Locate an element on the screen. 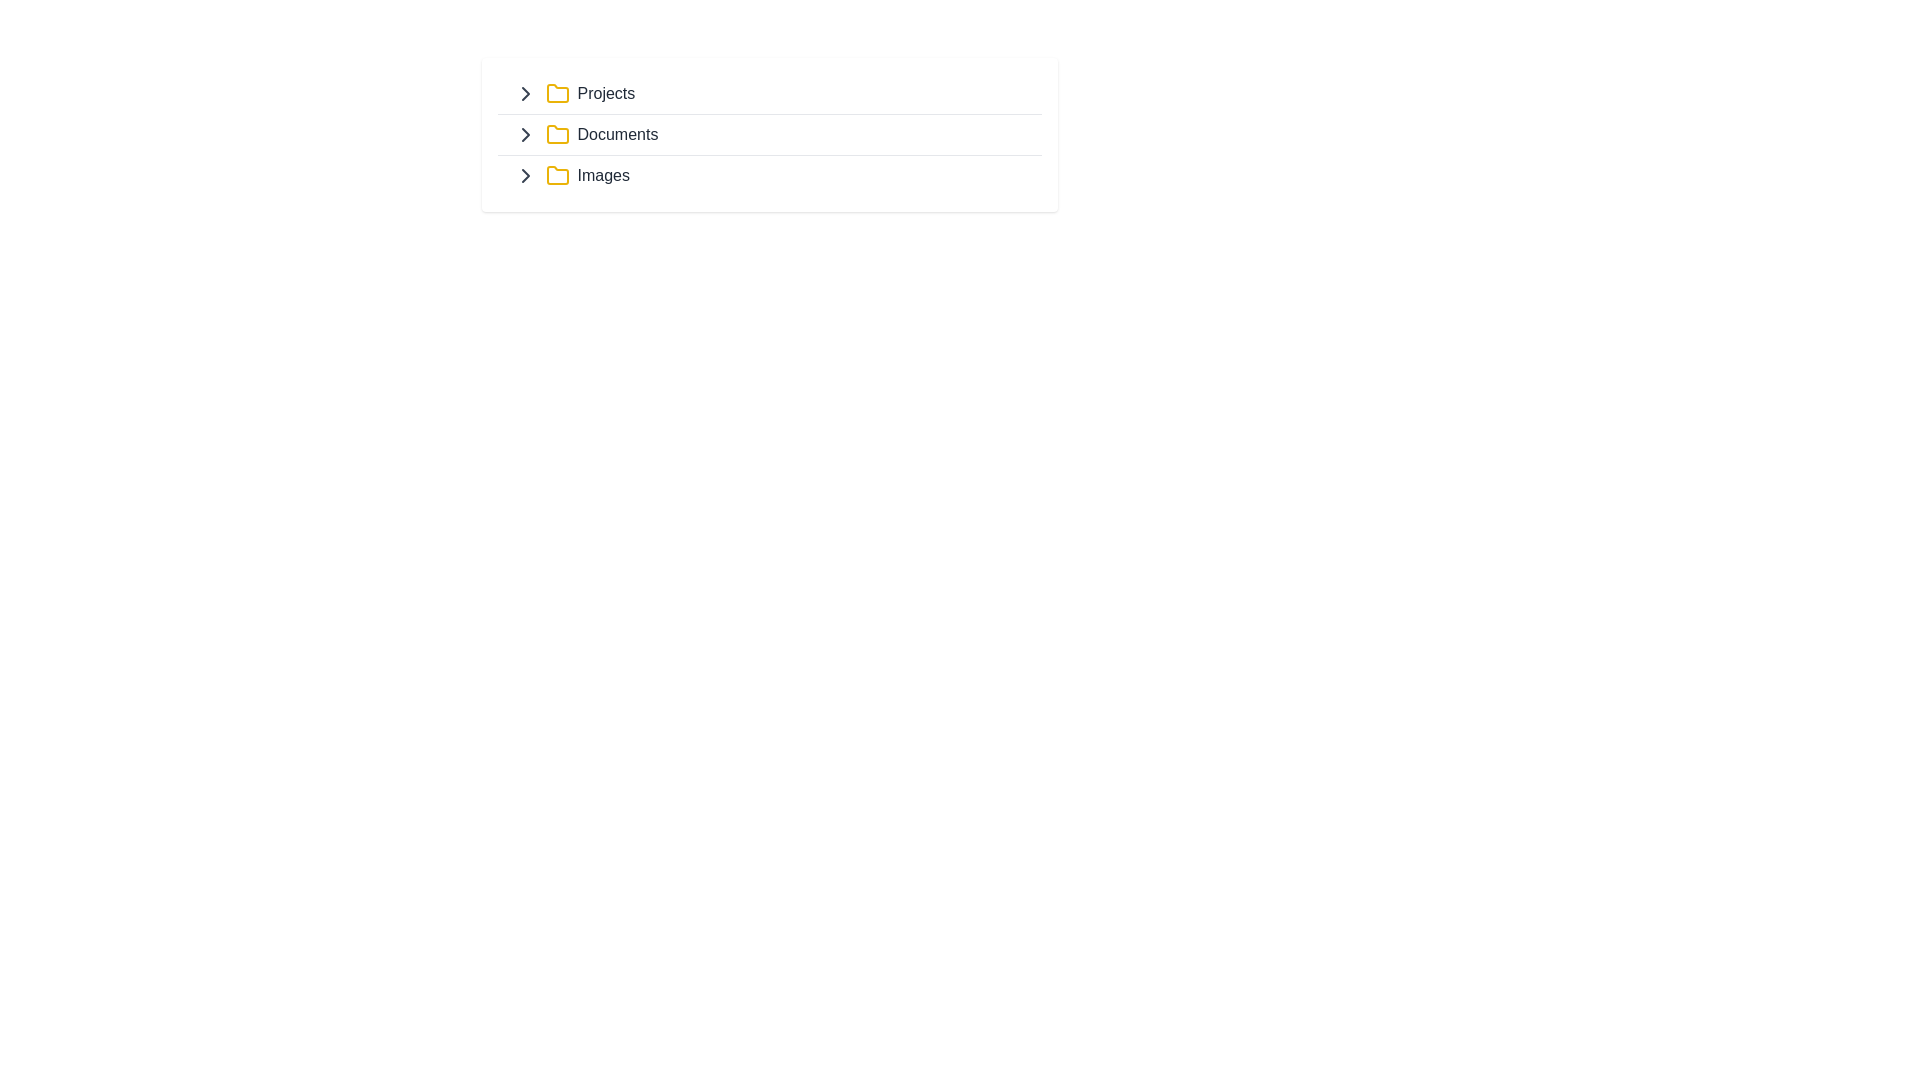 The height and width of the screenshot is (1080, 1920). the 'Documents' text label, which identifies the 'Documents' folder in the structured list layout, located to the right of a yellow folder icon and below the 'Projects' row is located at coordinates (617, 135).